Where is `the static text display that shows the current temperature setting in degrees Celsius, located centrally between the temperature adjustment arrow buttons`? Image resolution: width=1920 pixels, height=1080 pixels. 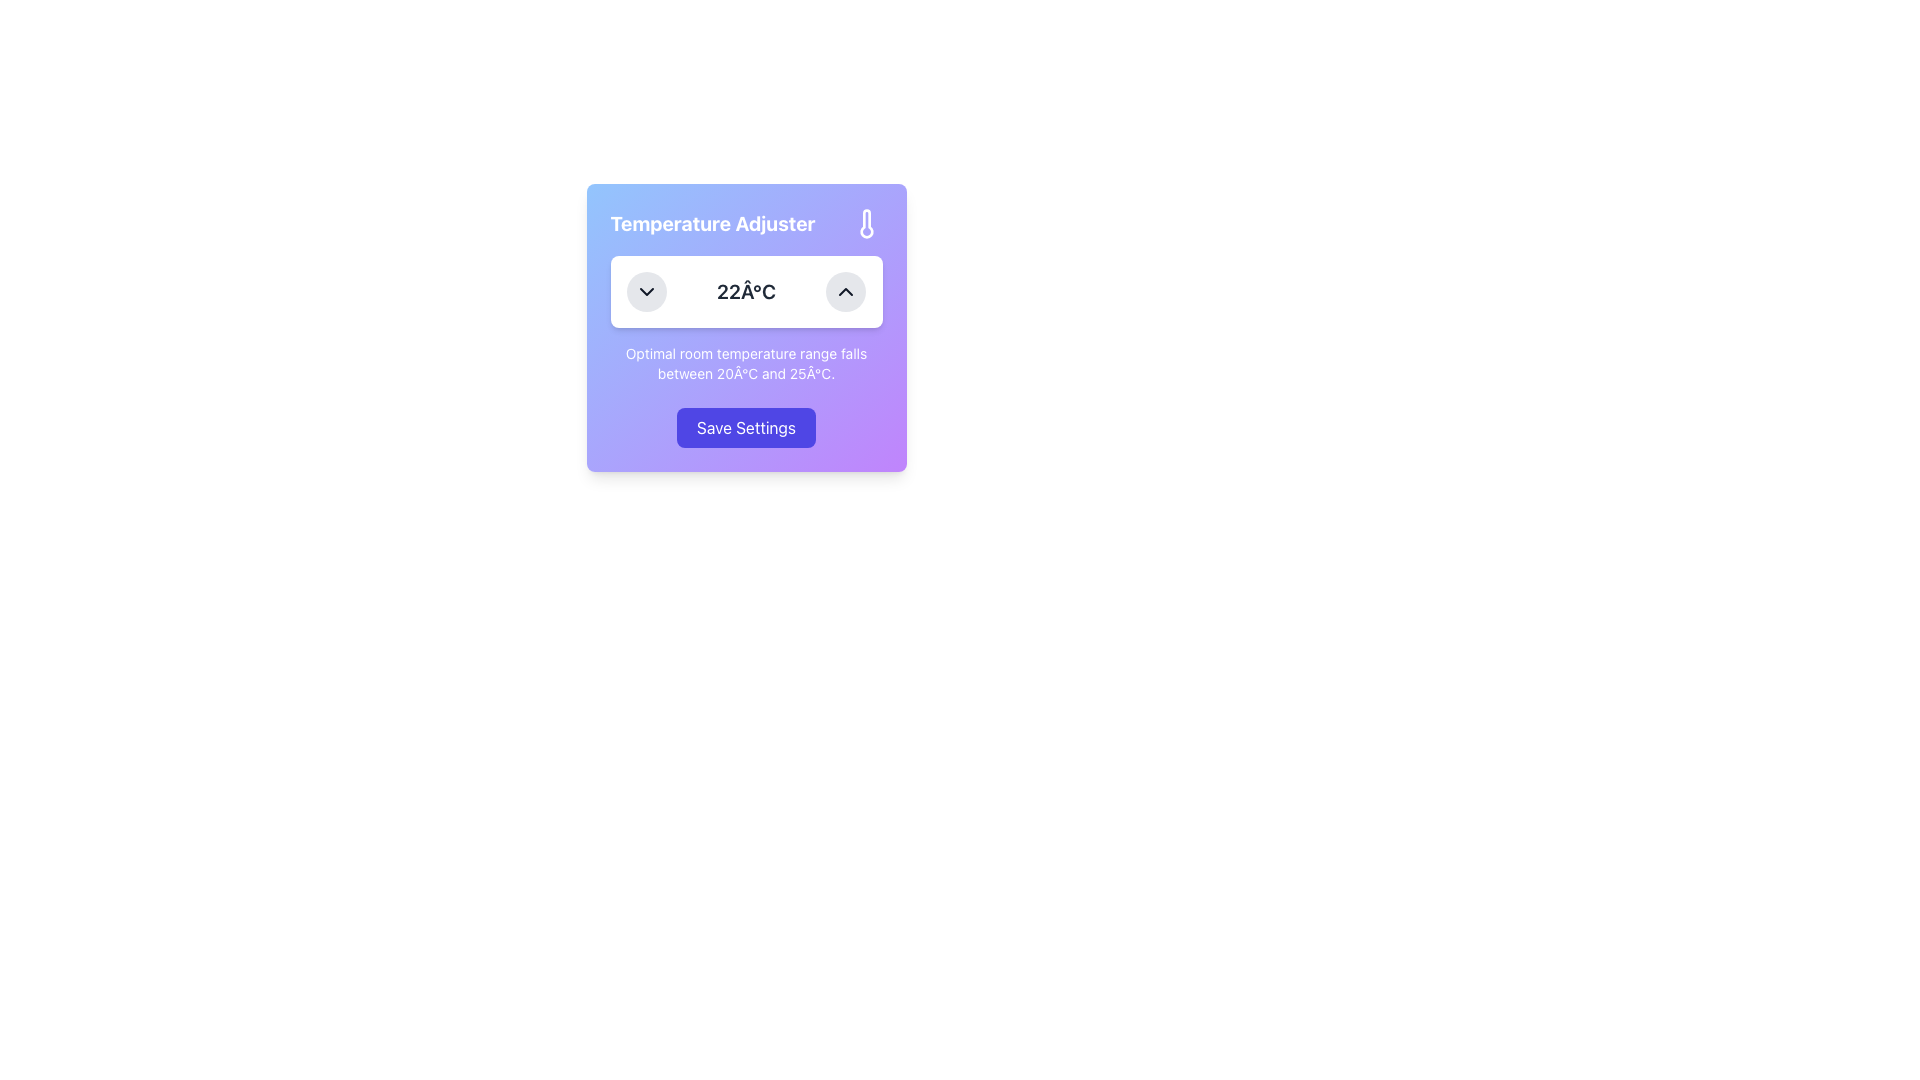 the static text display that shows the current temperature setting in degrees Celsius, located centrally between the temperature adjustment arrow buttons is located at coordinates (745, 292).